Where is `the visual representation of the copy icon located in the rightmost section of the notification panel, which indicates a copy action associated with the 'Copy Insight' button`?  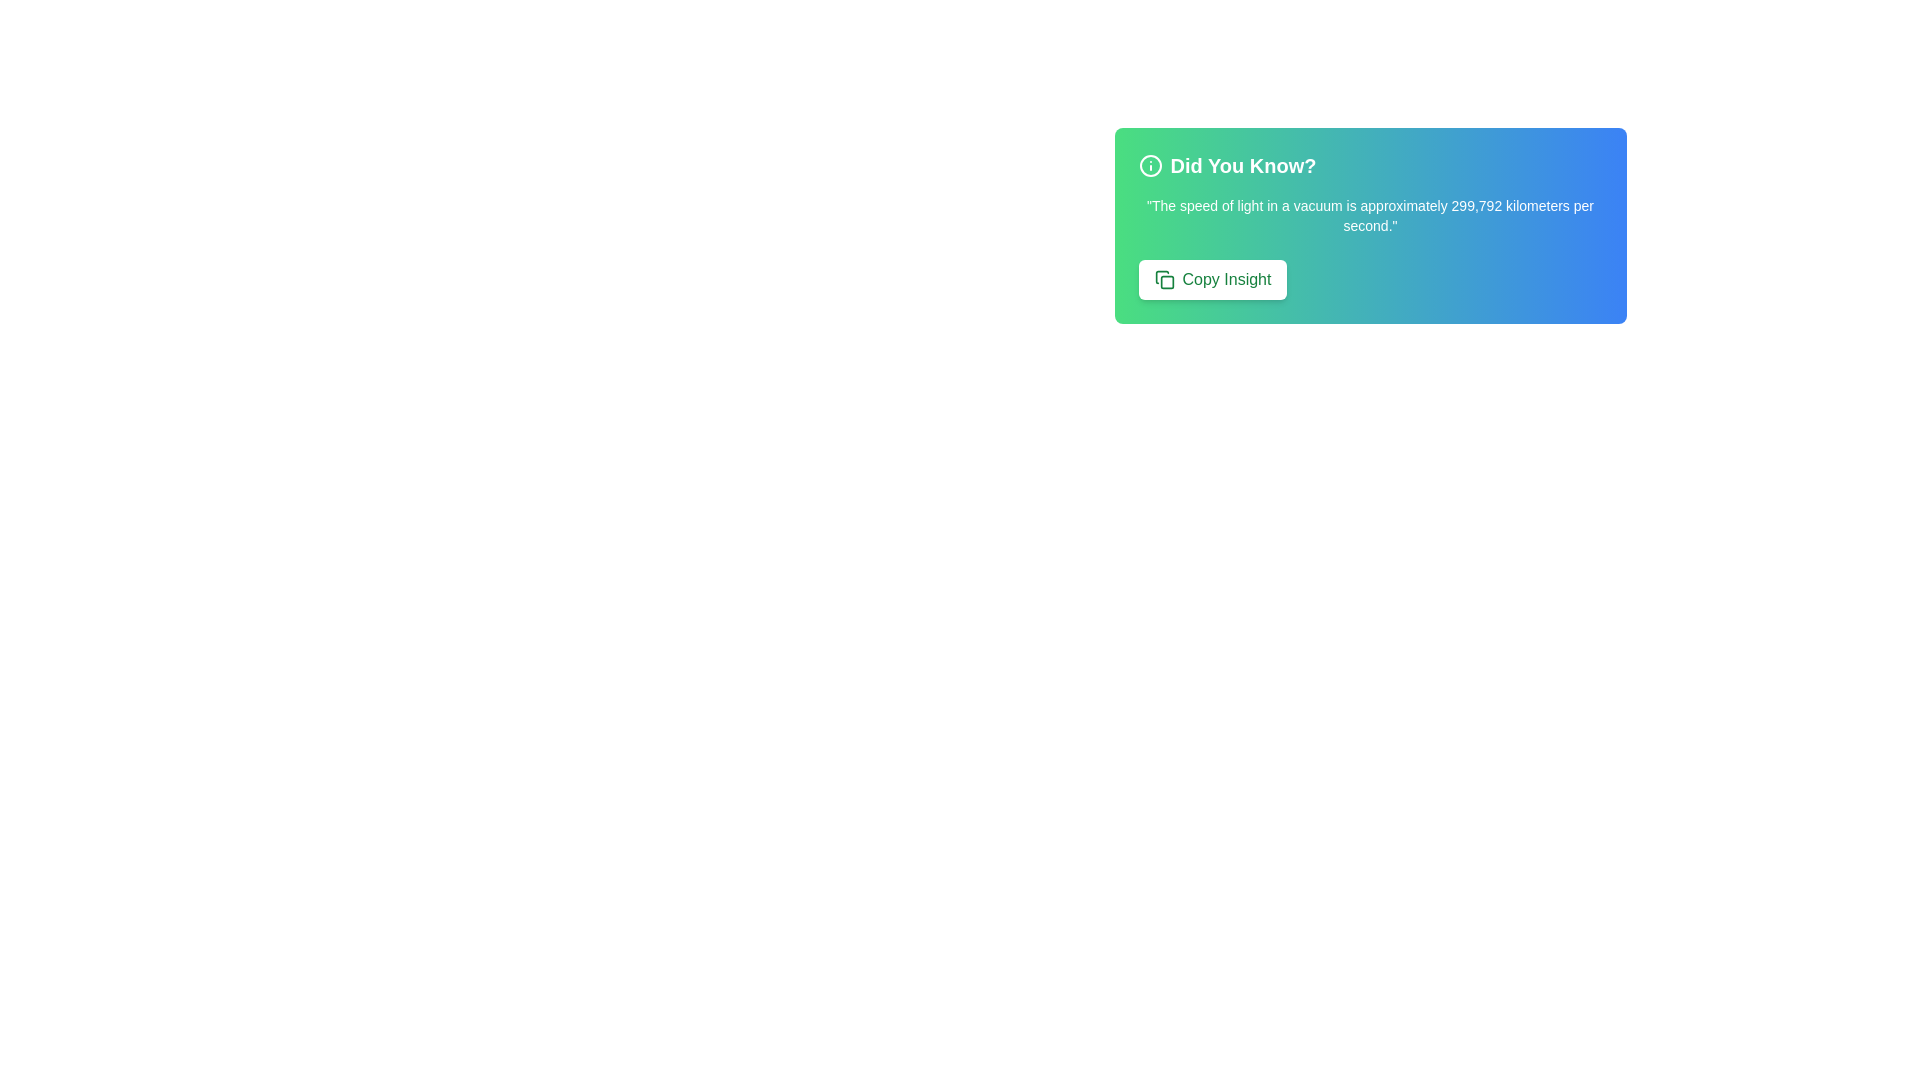
the visual representation of the copy icon located in the rightmost section of the notification panel, which indicates a copy action associated with the 'Copy Insight' button is located at coordinates (1161, 277).